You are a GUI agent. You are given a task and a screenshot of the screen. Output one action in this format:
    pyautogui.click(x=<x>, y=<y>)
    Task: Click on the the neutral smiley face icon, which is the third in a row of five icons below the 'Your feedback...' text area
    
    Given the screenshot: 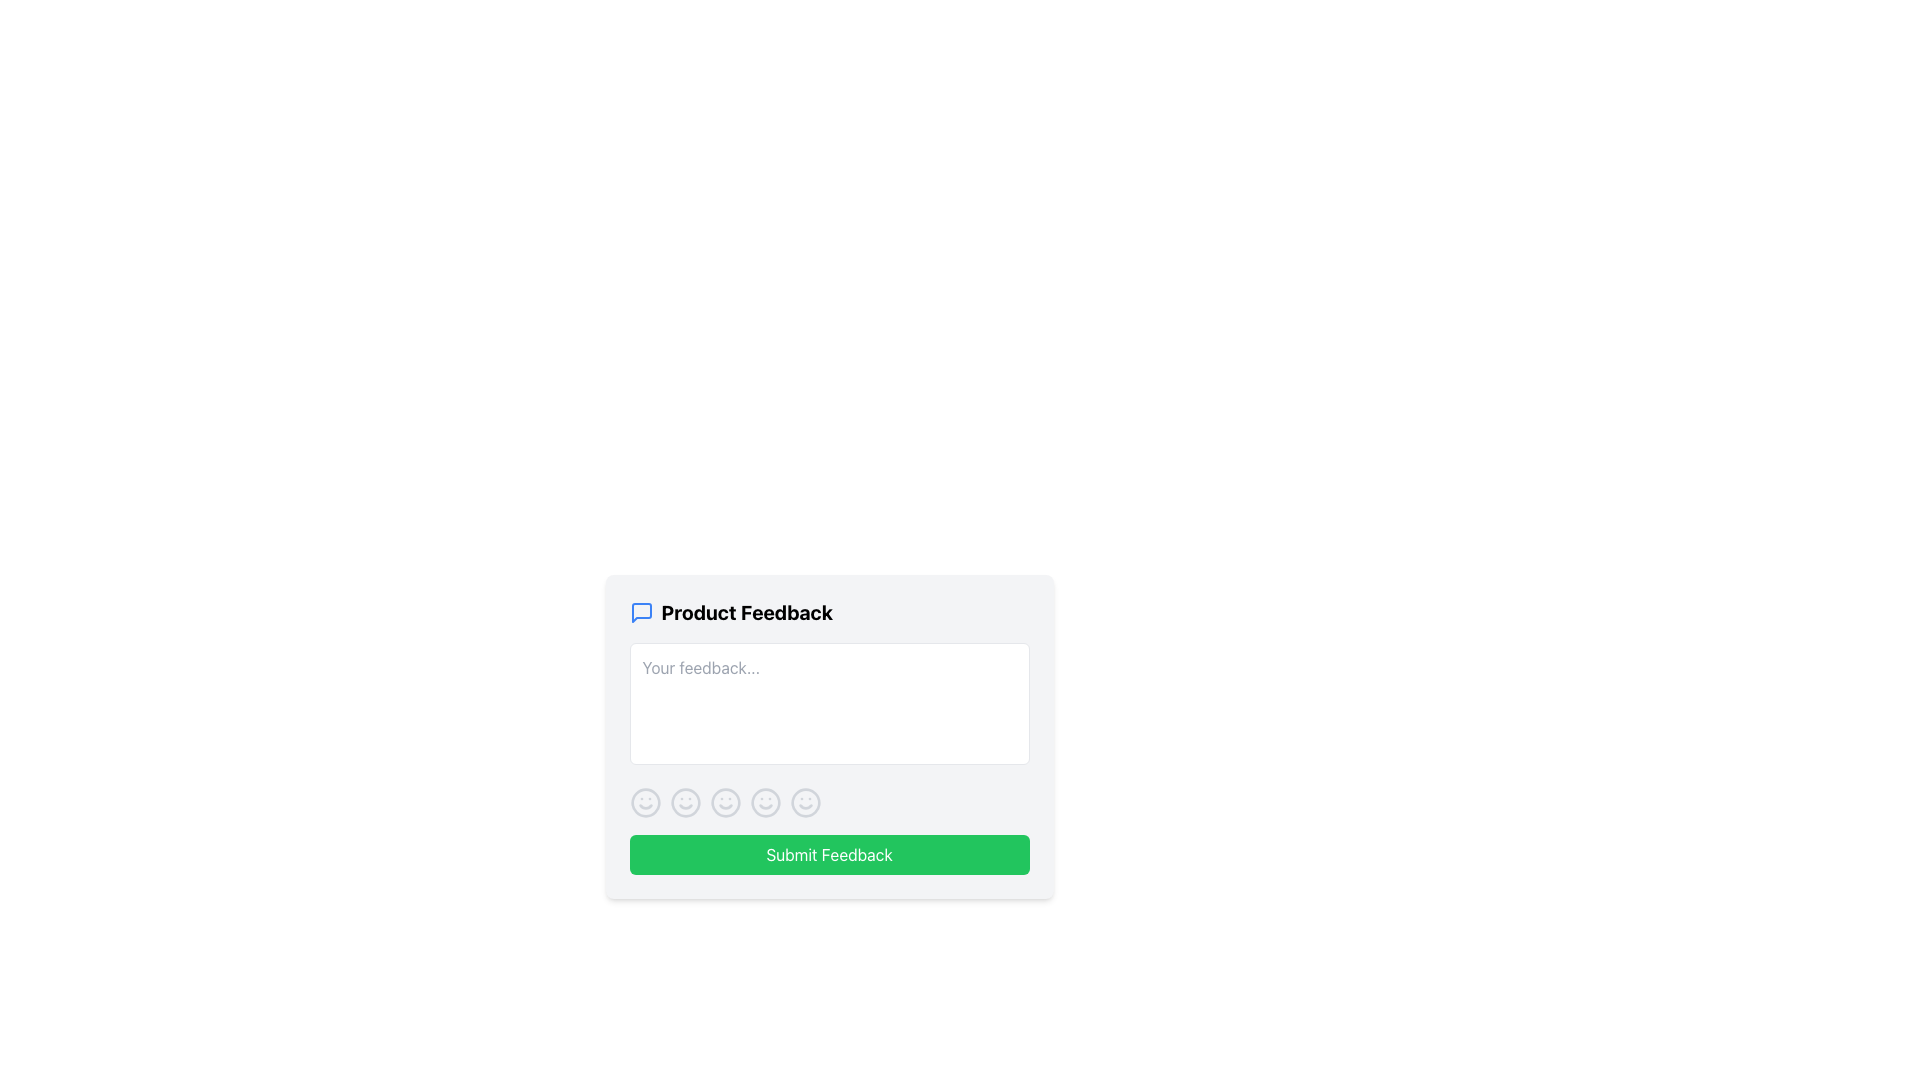 What is the action you would take?
    pyautogui.click(x=724, y=801)
    